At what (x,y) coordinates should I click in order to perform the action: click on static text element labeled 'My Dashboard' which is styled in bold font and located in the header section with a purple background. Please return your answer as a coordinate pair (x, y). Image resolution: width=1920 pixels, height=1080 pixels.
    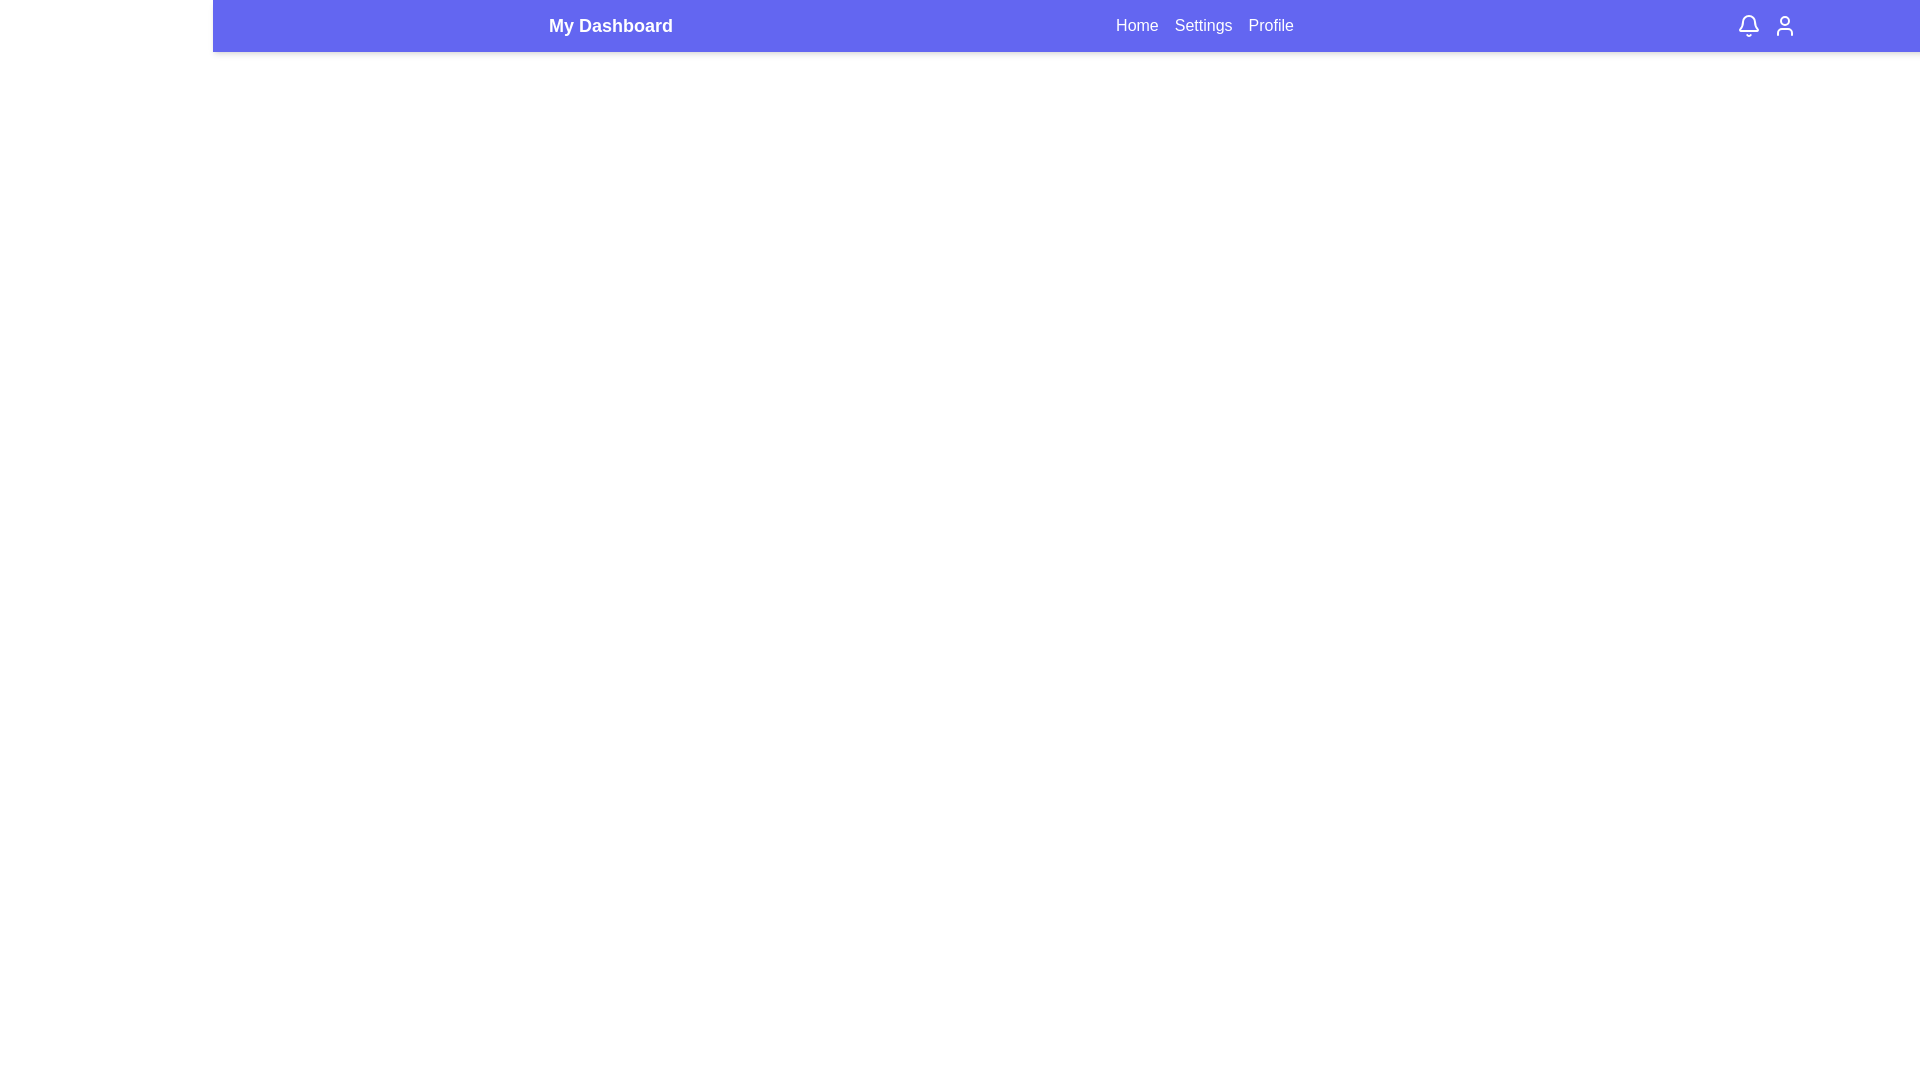
    Looking at the image, I should click on (609, 26).